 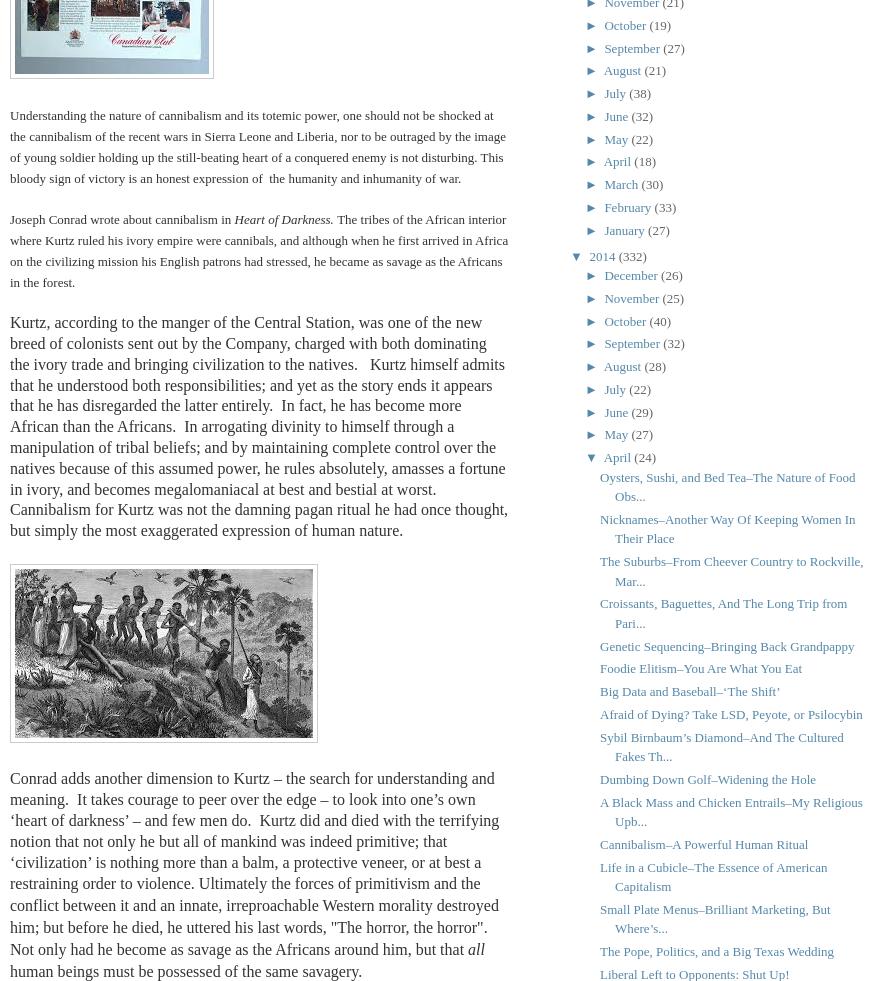 What do you see at coordinates (121, 218) in the screenshot?
I see `'Joseph Conrad wrote about cannibalism in'` at bounding box center [121, 218].